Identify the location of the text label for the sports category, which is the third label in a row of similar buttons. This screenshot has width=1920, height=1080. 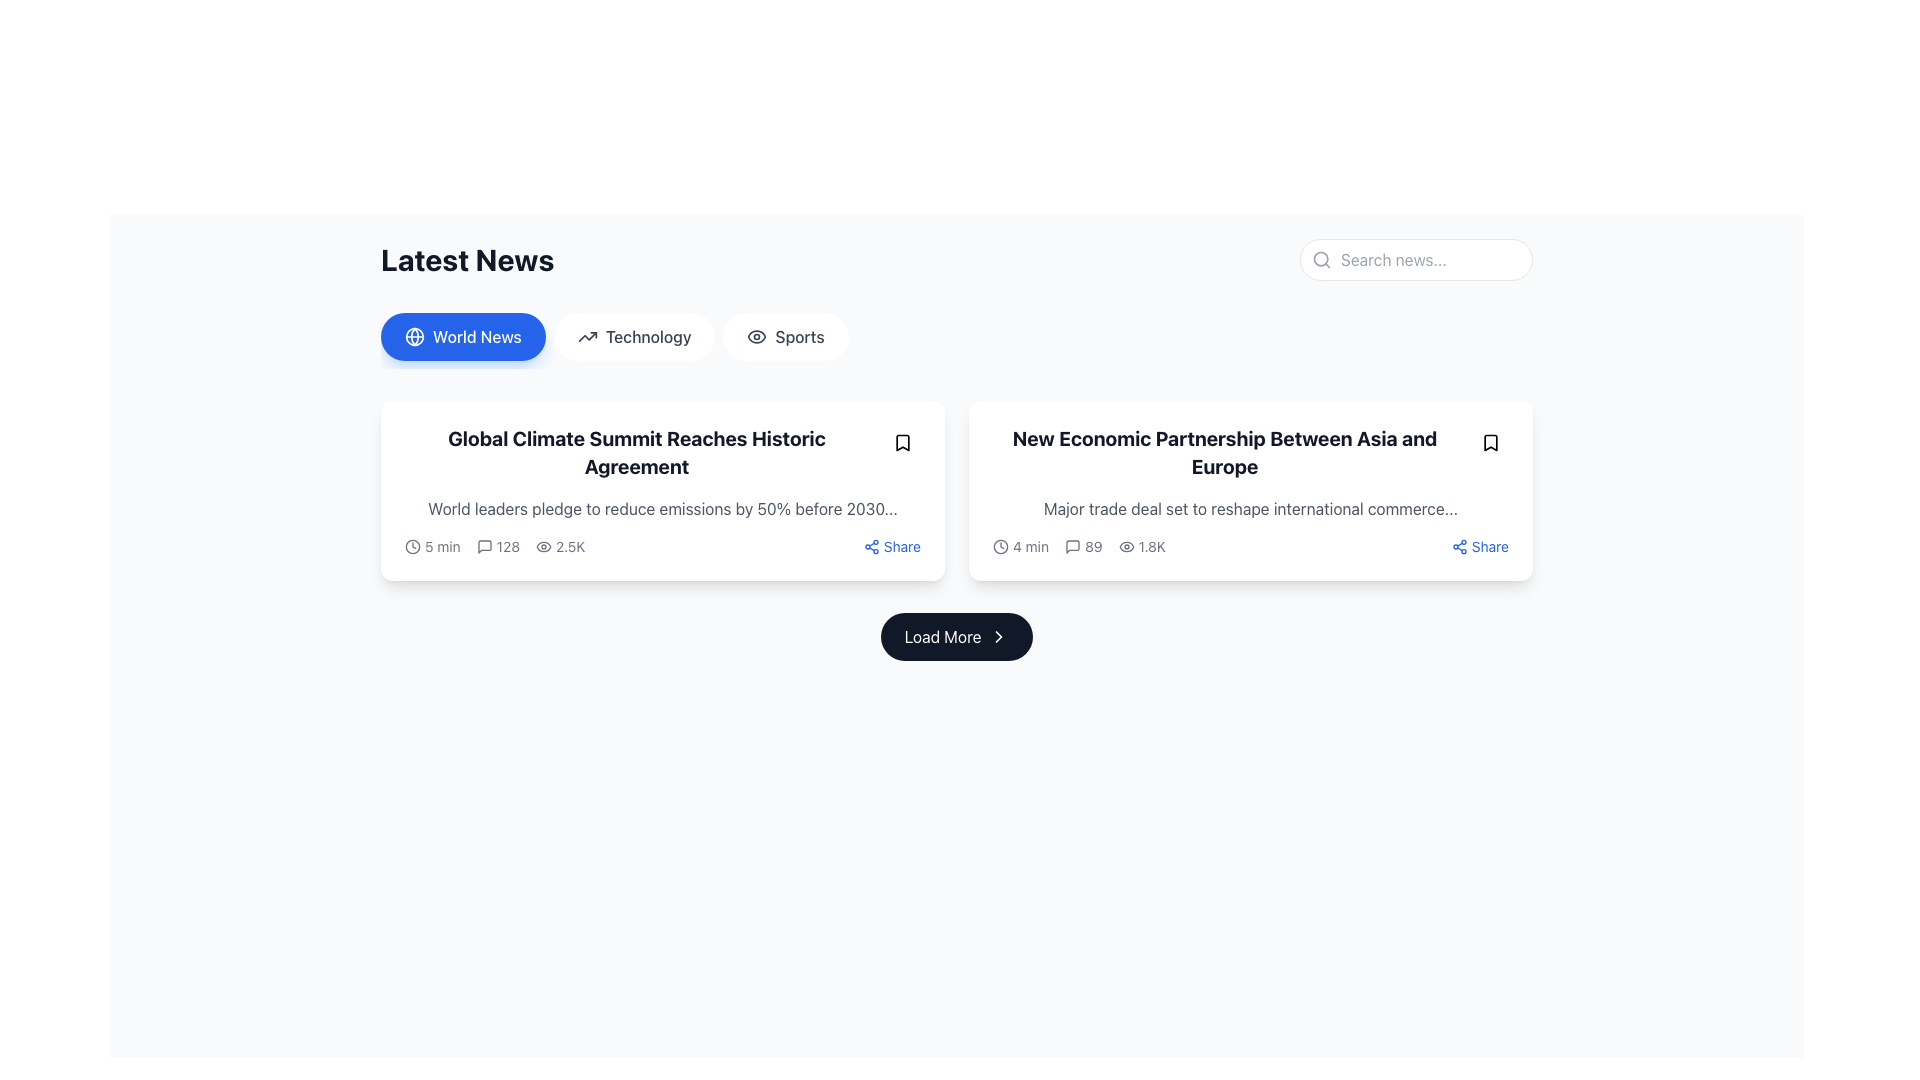
(800, 335).